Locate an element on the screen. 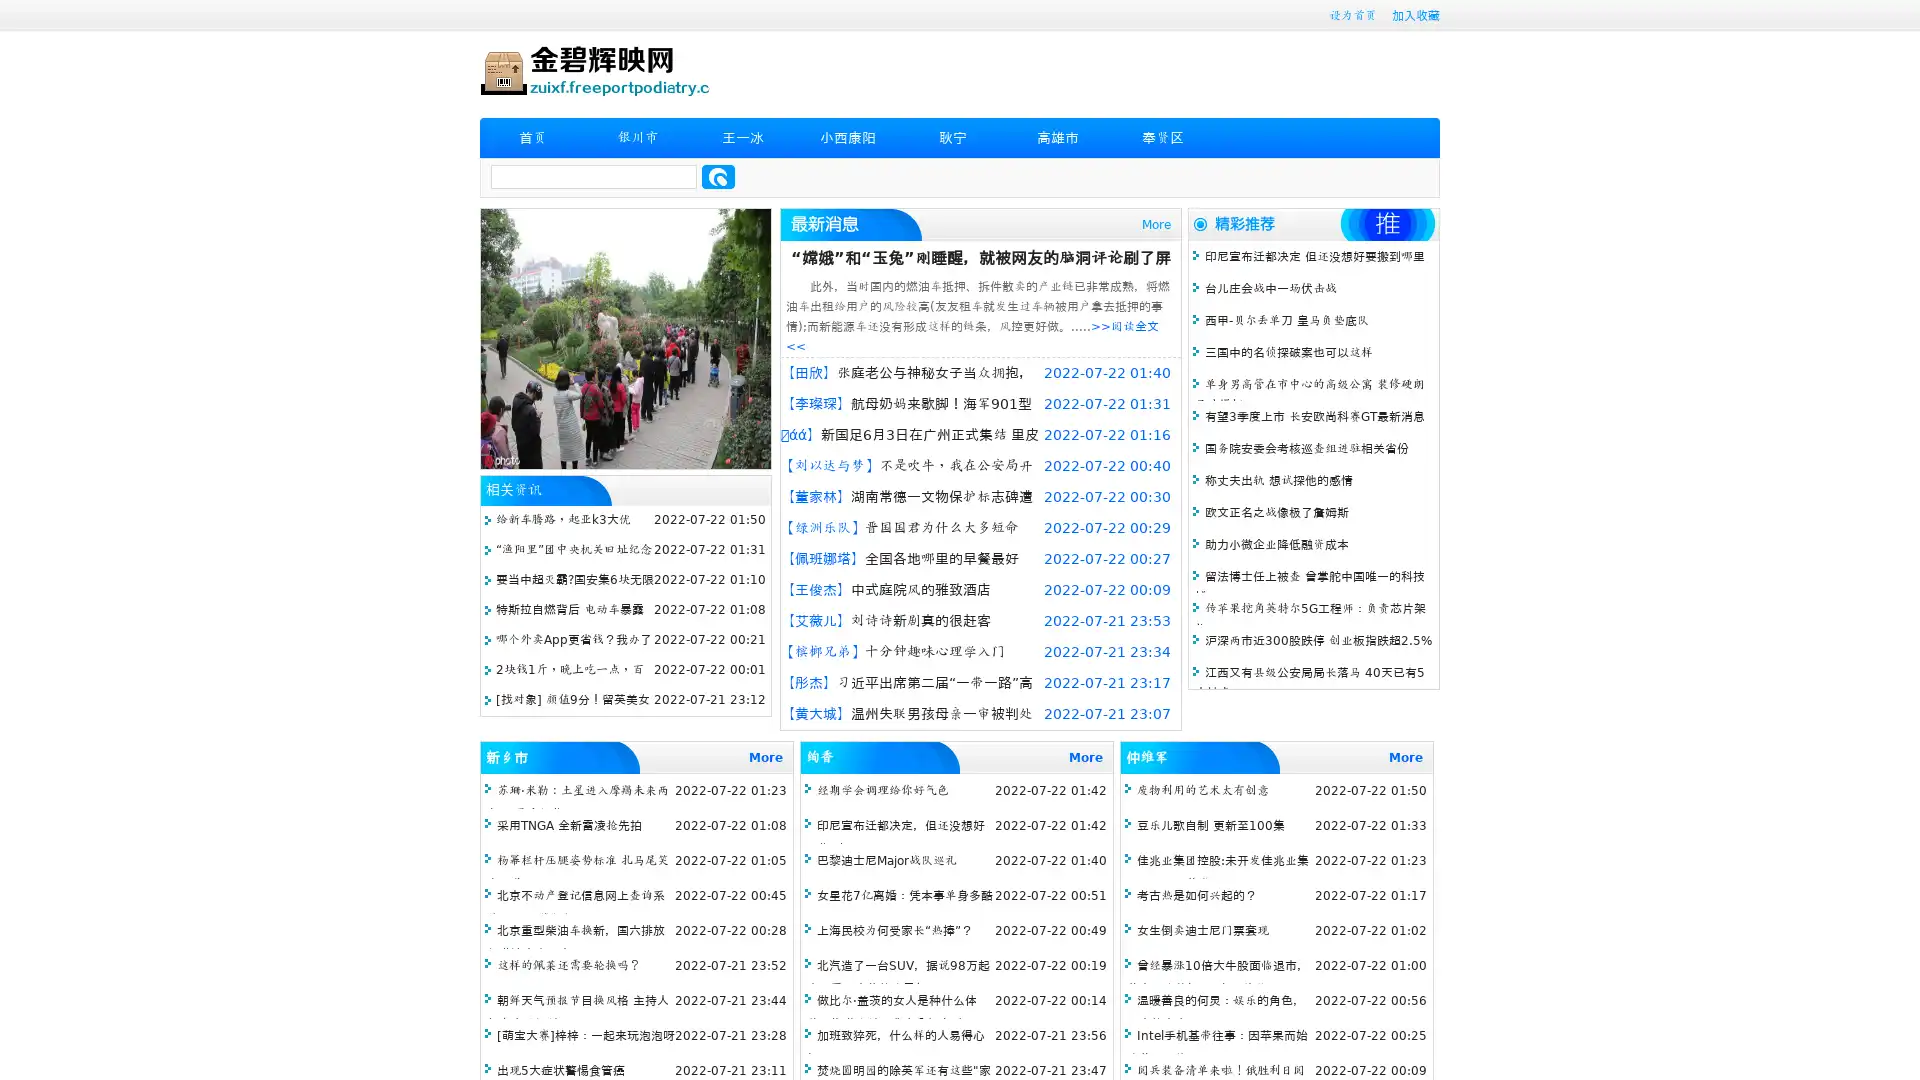 The height and width of the screenshot is (1080, 1920). Search is located at coordinates (718, 176).